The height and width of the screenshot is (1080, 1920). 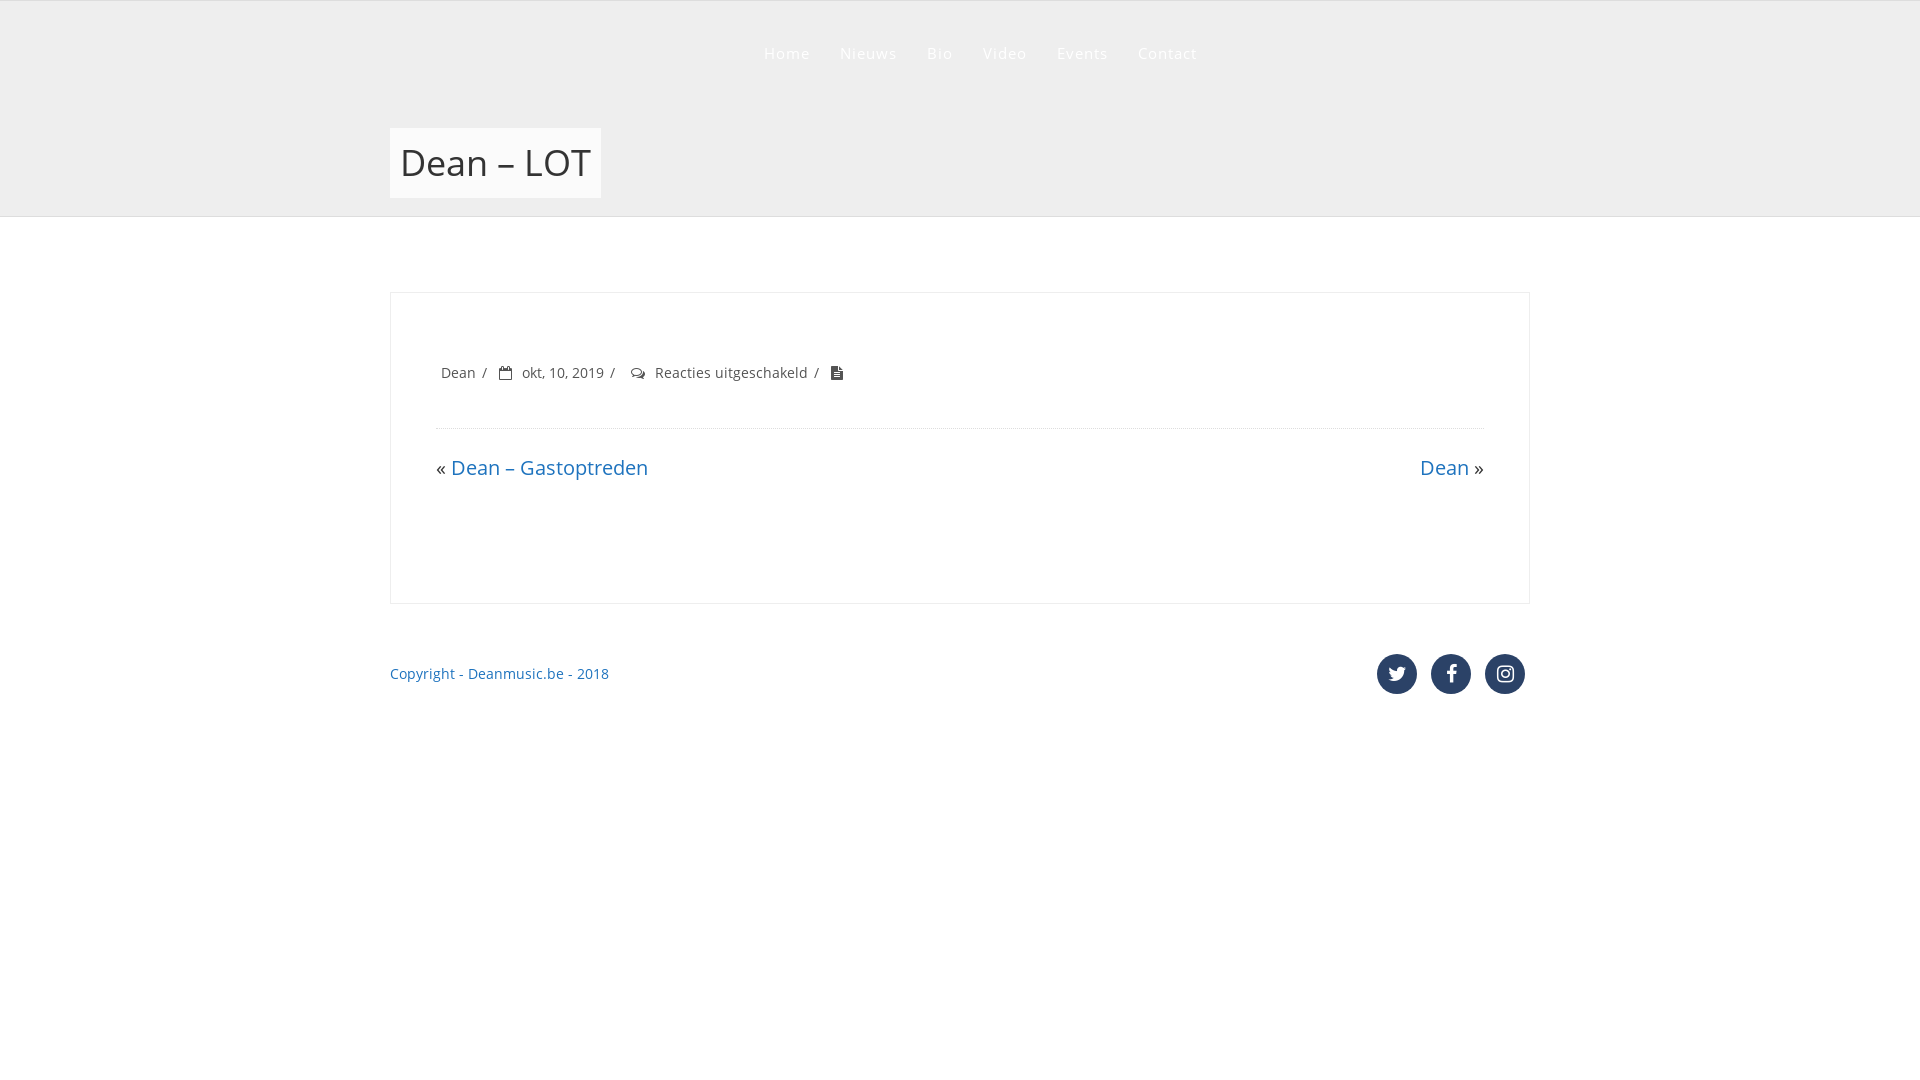 What do you see at coordinates (938, 52) in the screenshot?
I see `'Bio'` at bounding box center [938, 52].